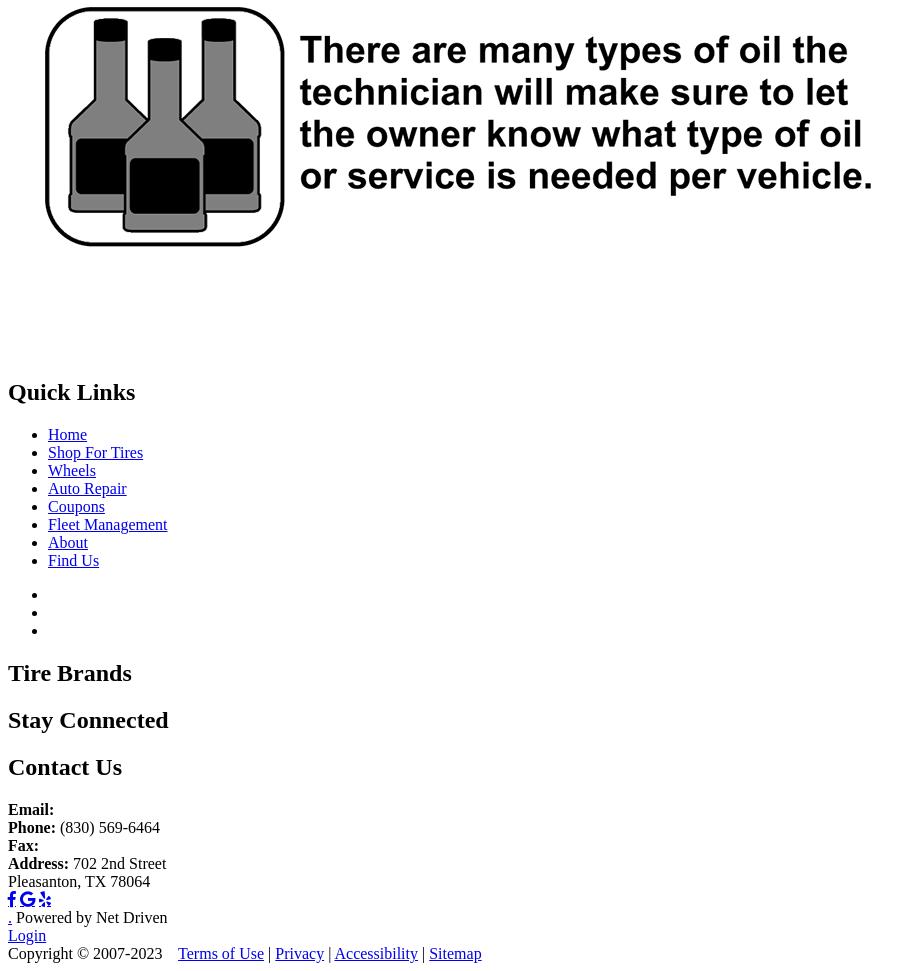 This screenshot has height=971, width=908. Describe the element at coordinates (30, 825) in the screenshot. I see `'Phone:'` at that location.